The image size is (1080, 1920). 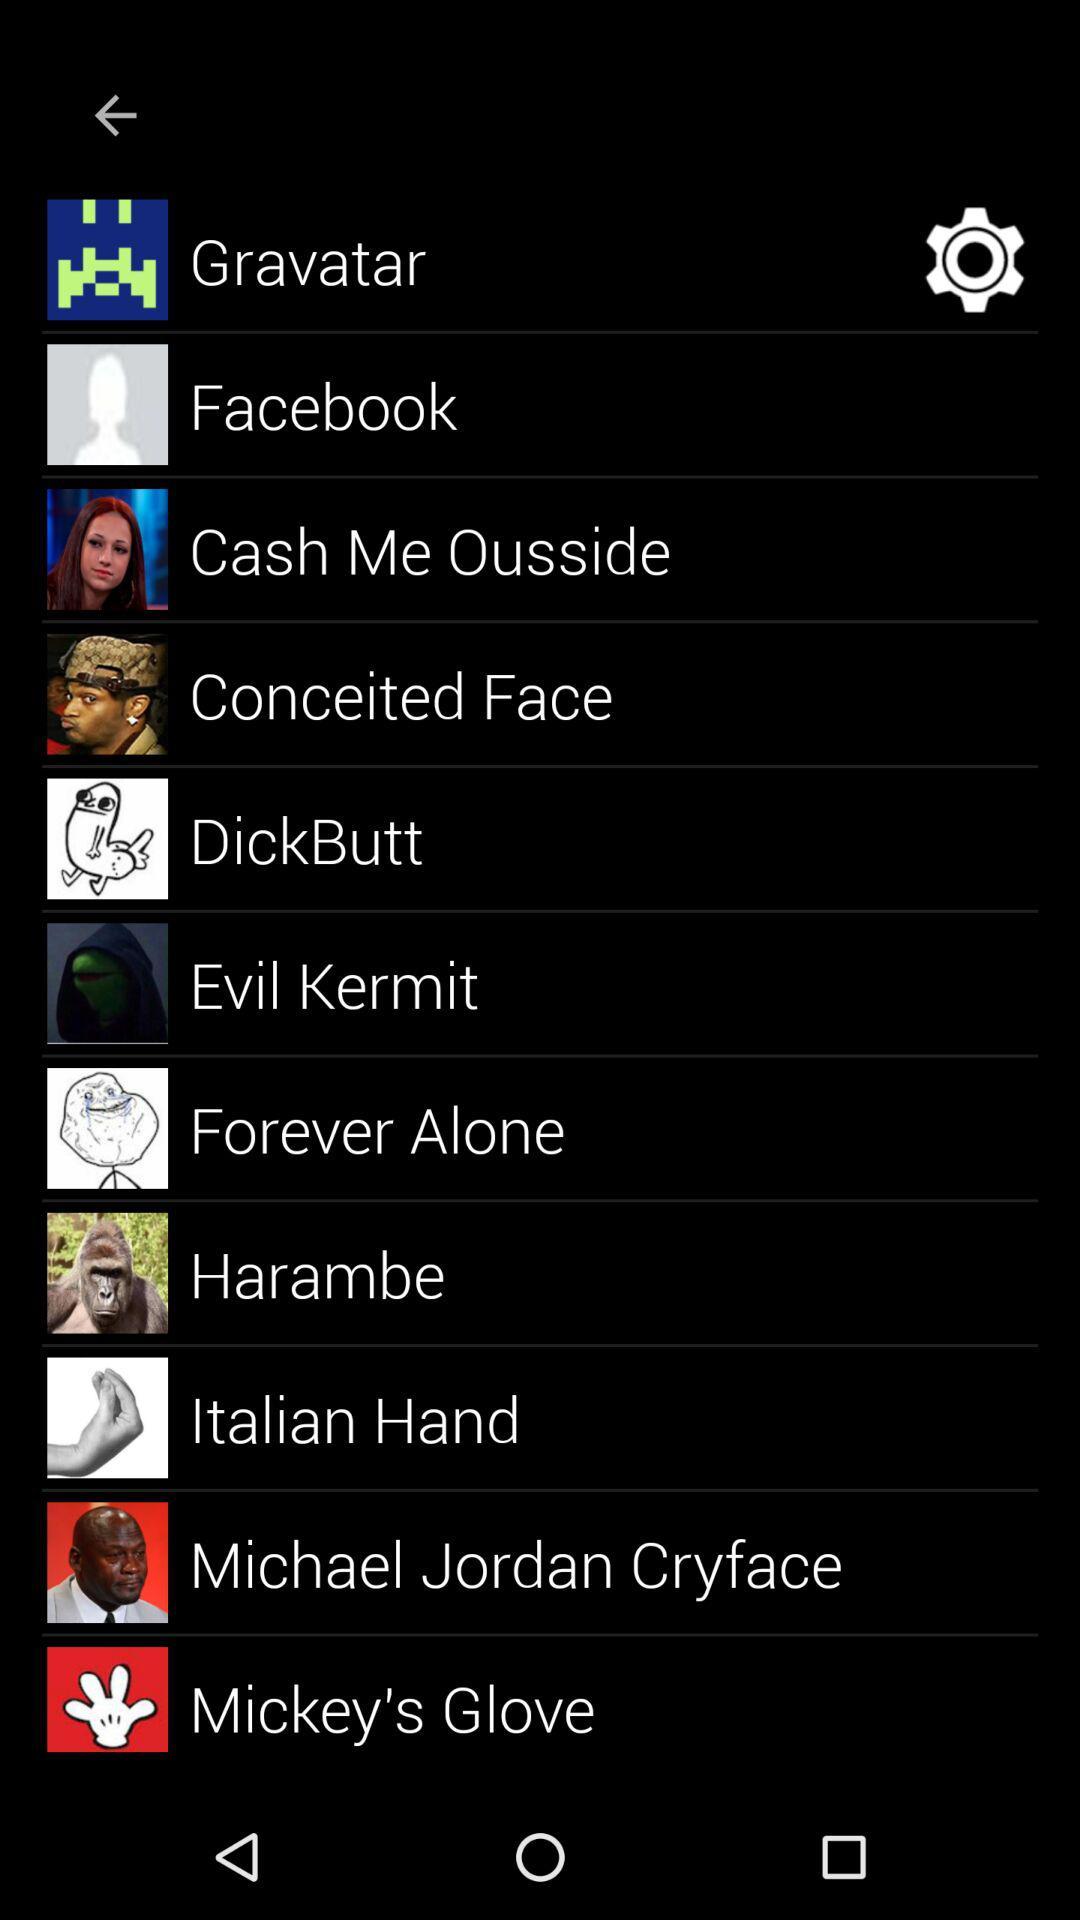 I want to click on the harambe item, so click(x=339, y=1272).